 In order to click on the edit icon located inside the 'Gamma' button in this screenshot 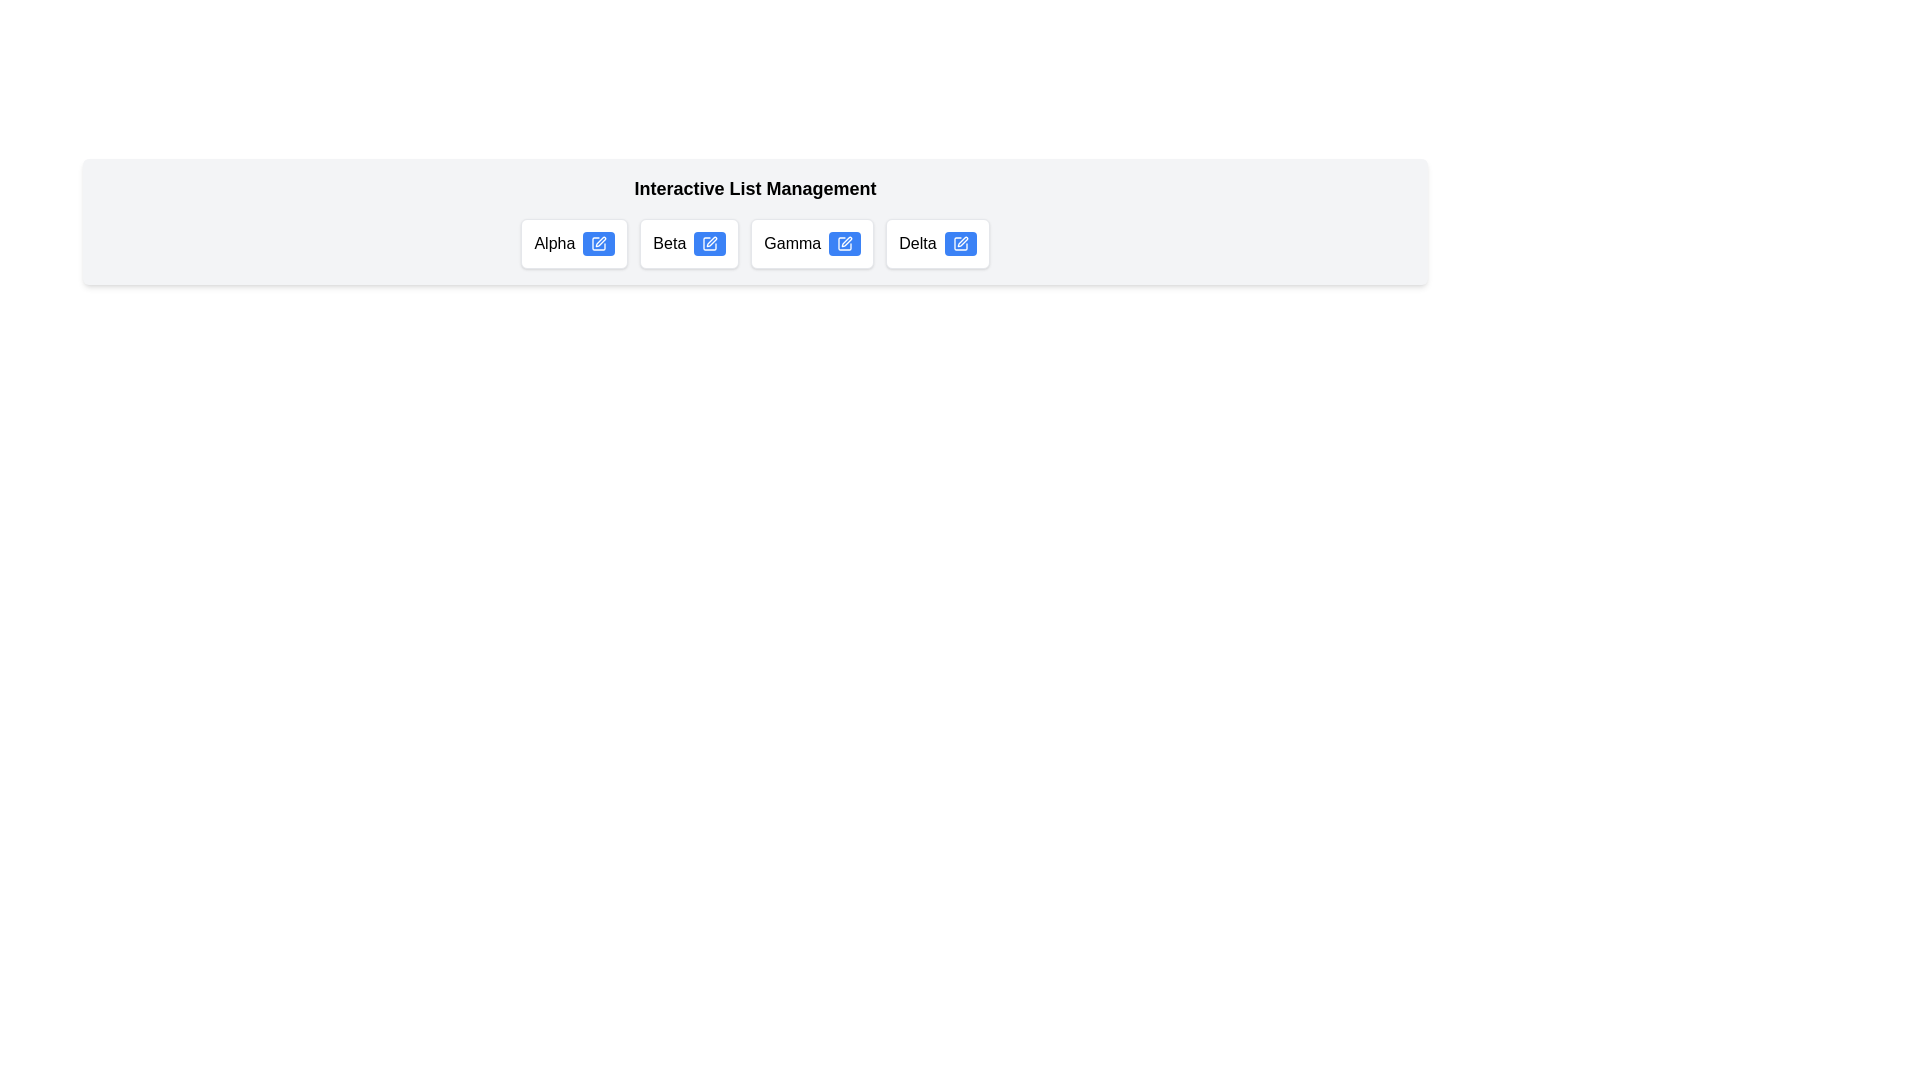, I will do `click(846, 241)`.